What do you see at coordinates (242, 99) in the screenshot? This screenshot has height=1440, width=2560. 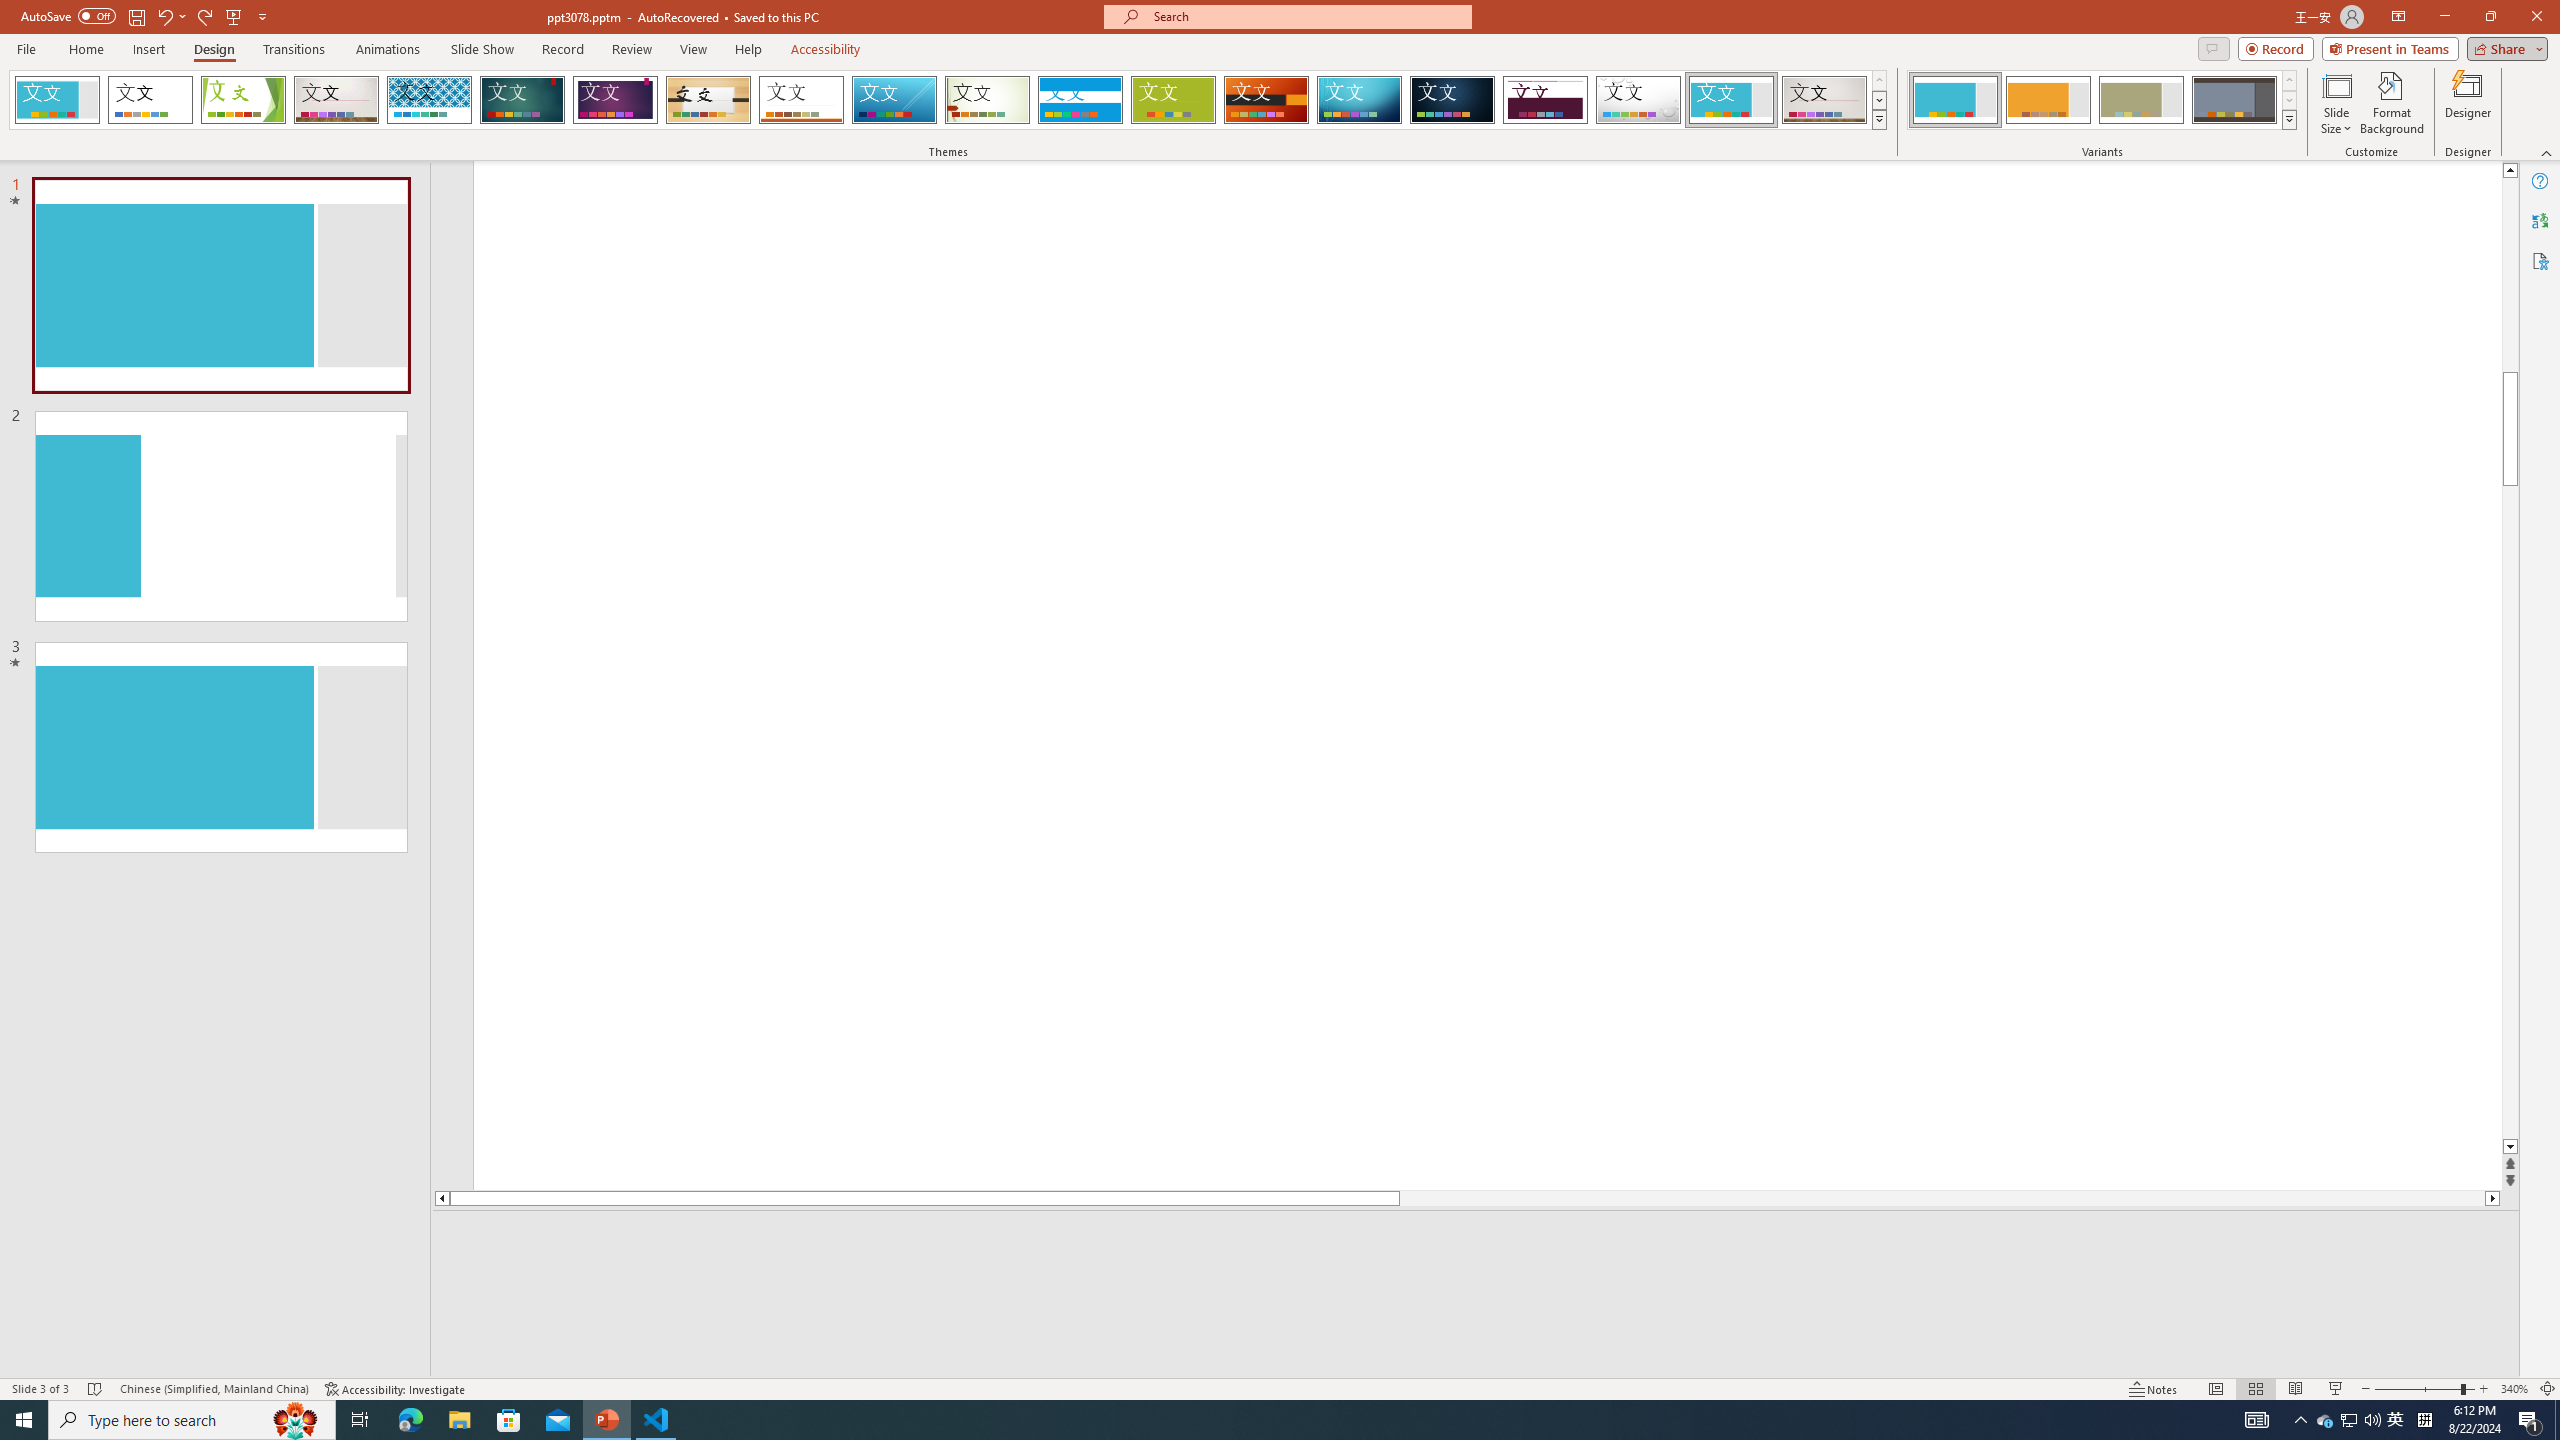 I see `'Facet'` at bounding box center [242, 99].